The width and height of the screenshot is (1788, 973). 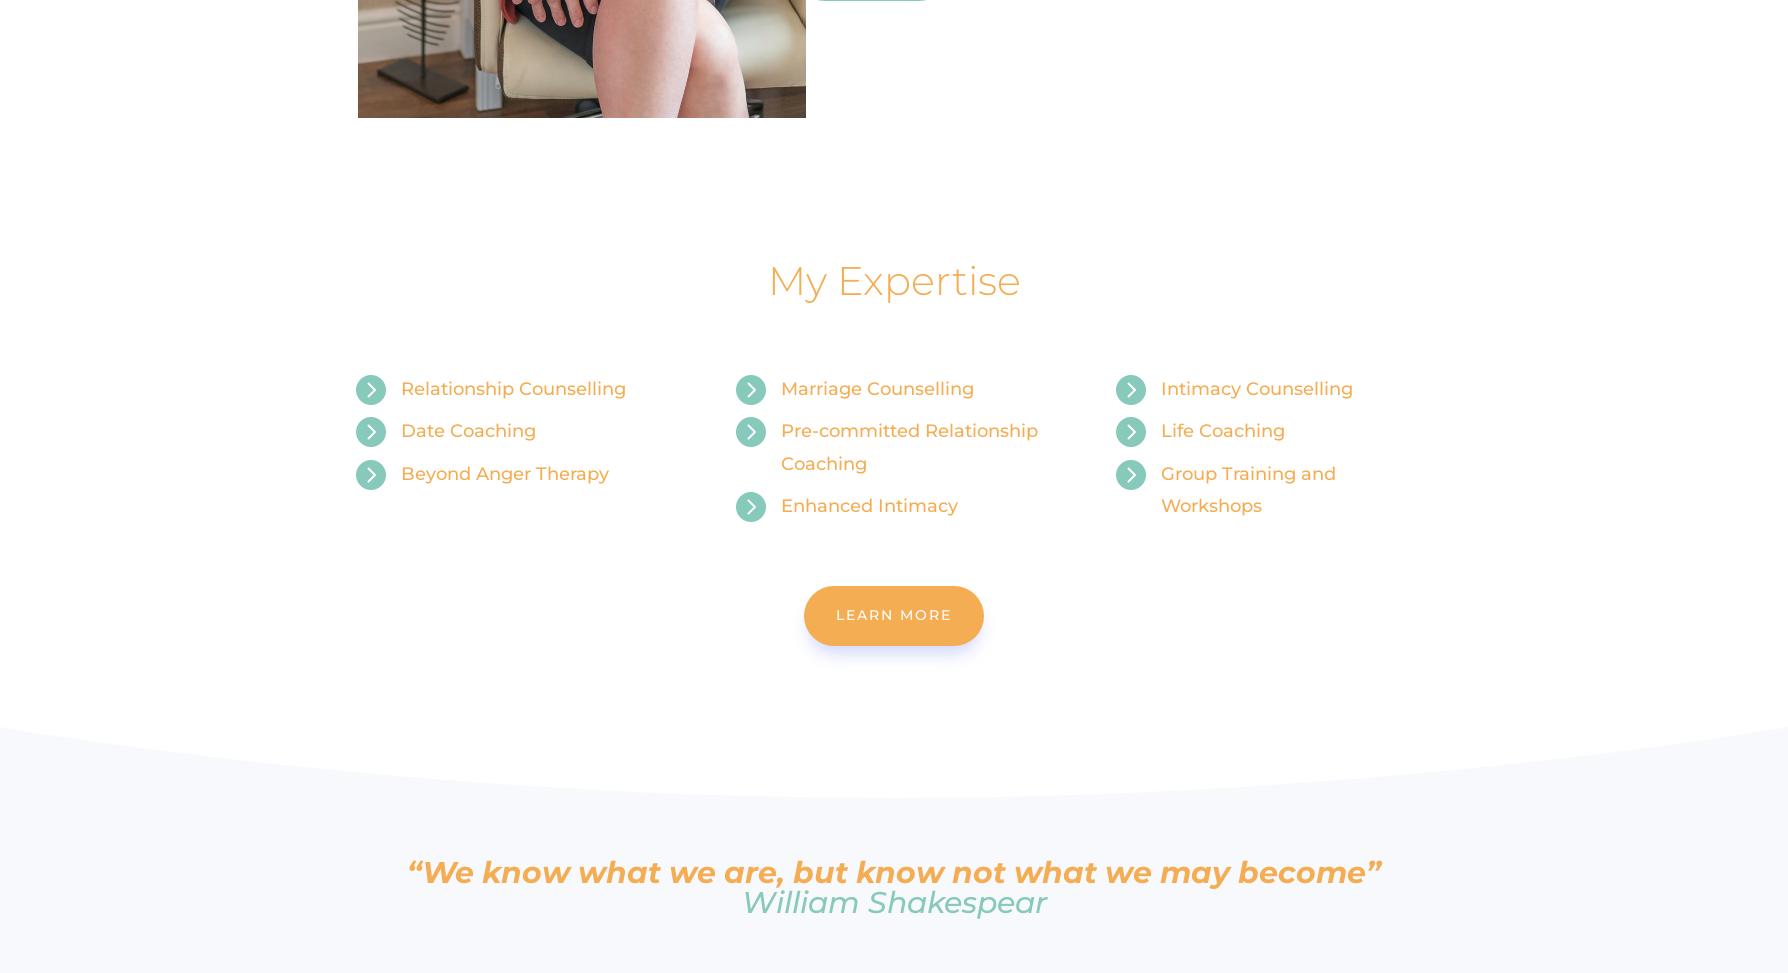 I want to click on 'Beyond Anger Therapy', so click(x=504, y=472).